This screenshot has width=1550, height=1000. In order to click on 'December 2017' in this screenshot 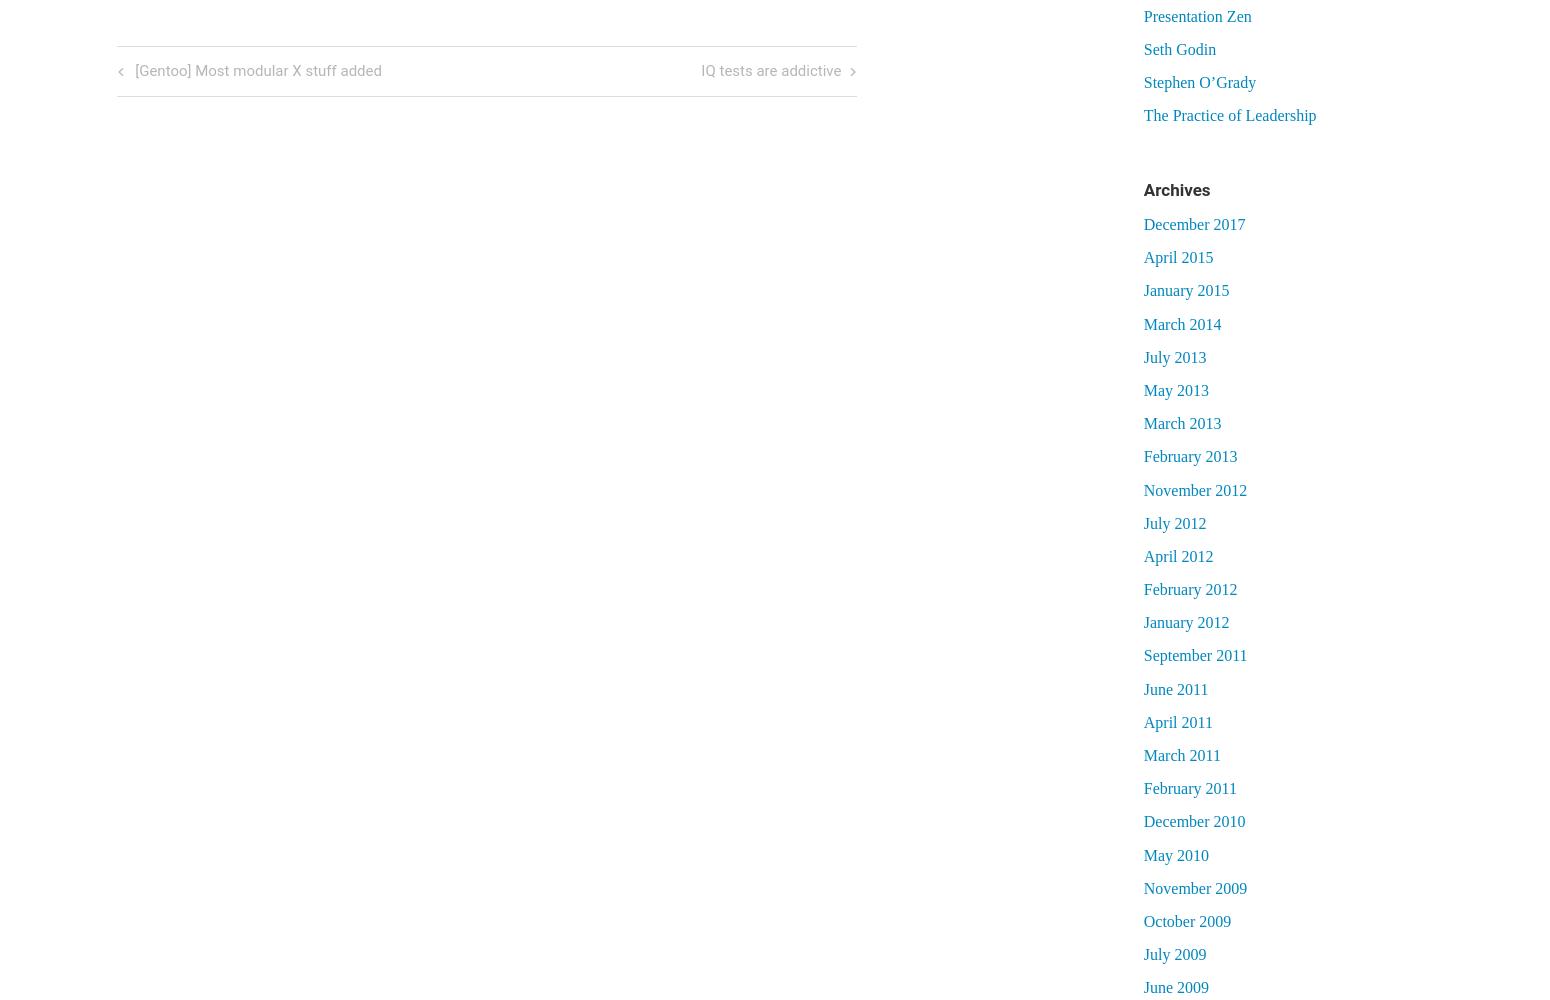, I will do `click(1193, 223)`.